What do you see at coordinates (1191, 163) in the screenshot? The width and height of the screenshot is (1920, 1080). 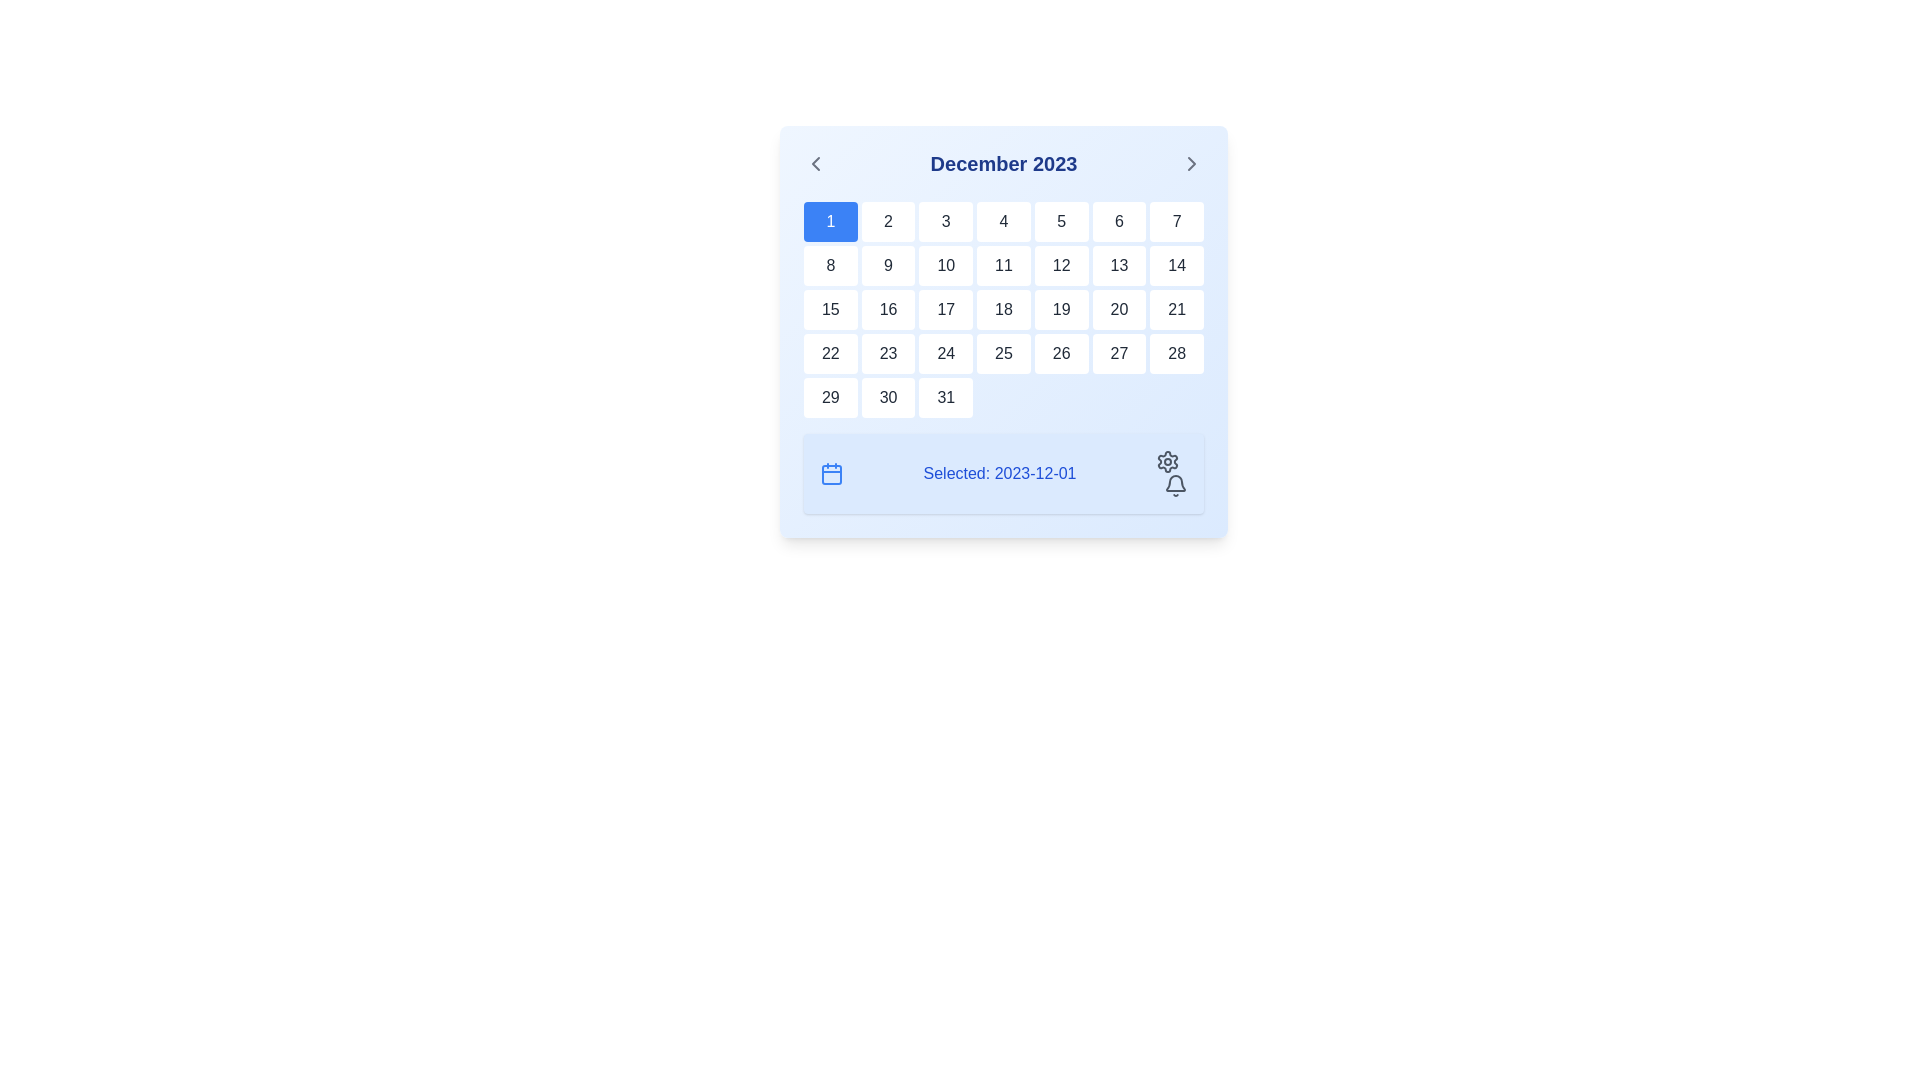 I see `the rightward-facing chevron icon button in the calendar header` at bounding box center [1191, 163].